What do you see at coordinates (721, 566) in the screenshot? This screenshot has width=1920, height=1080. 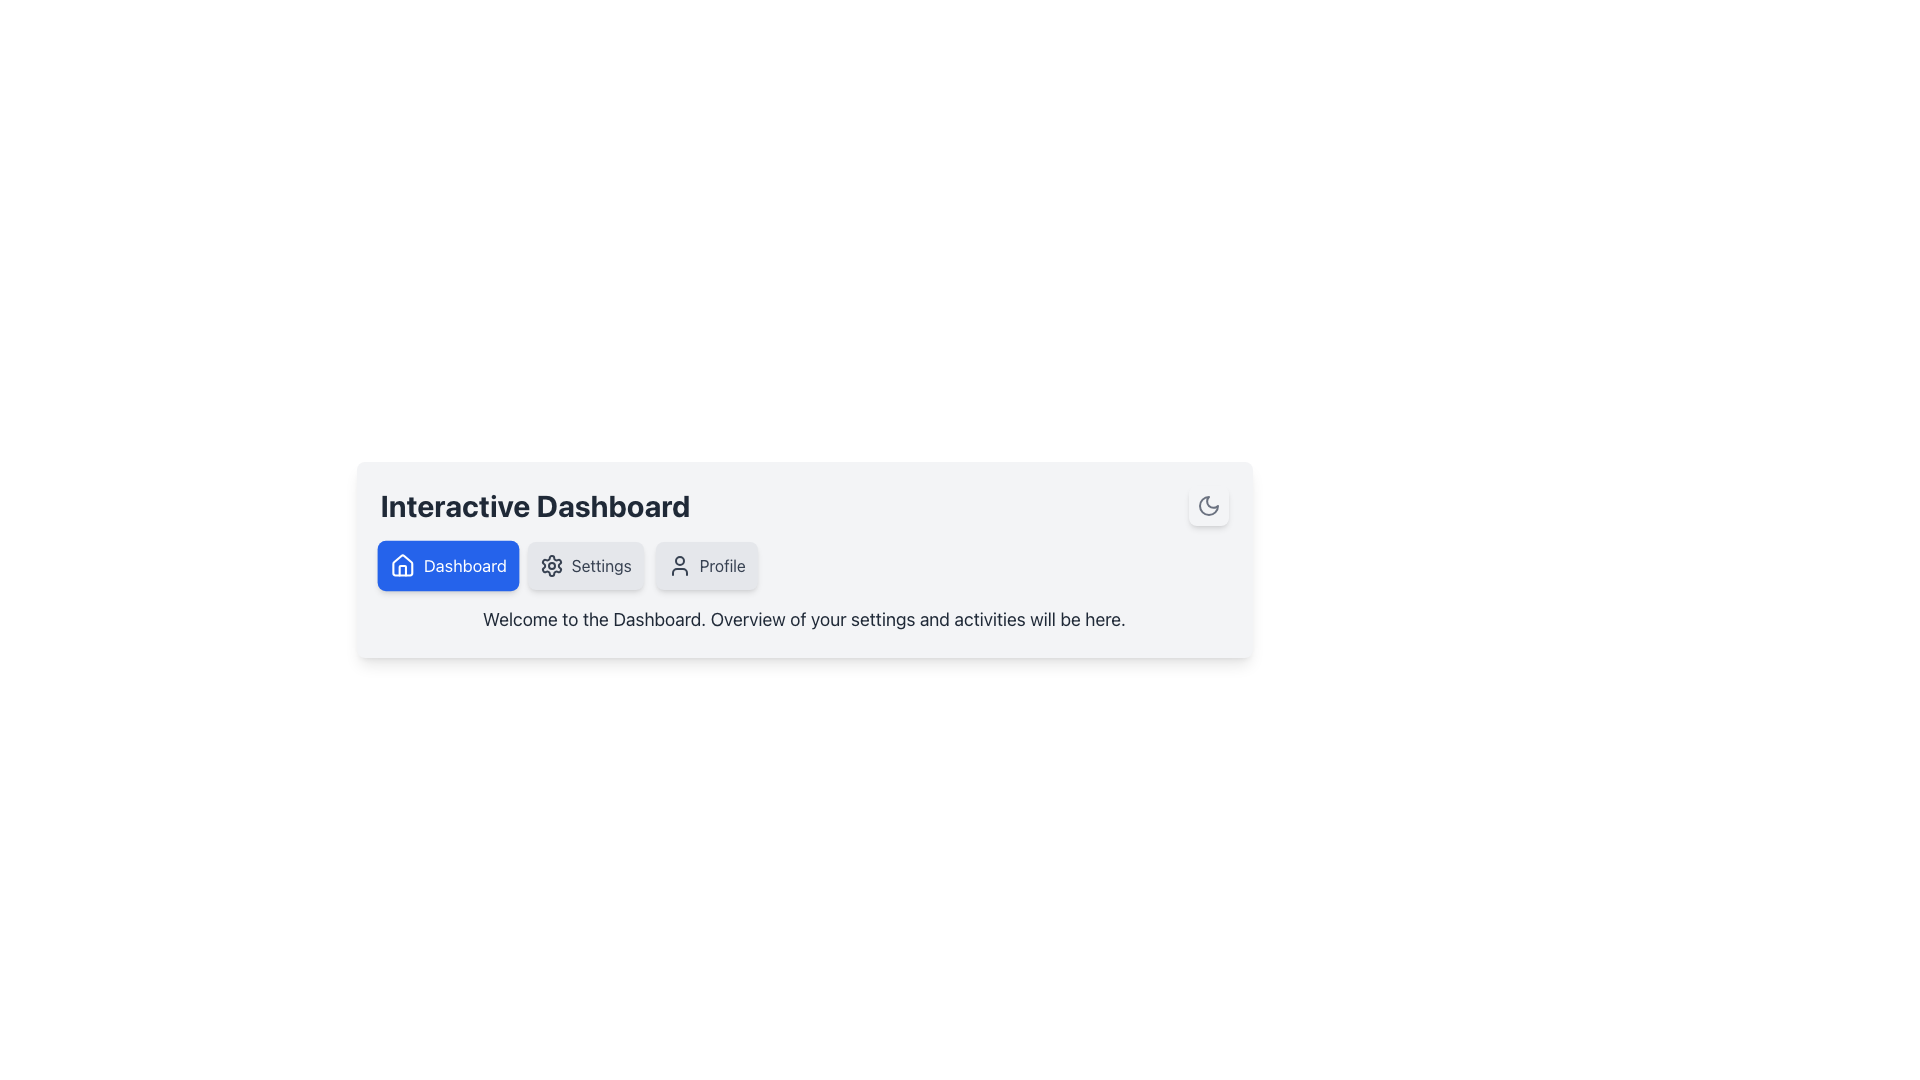 I see `the Text label indicating user profile-related options, situated to the right of a user silhouette icon in the navigation menu` at bounding box center [721, 566].